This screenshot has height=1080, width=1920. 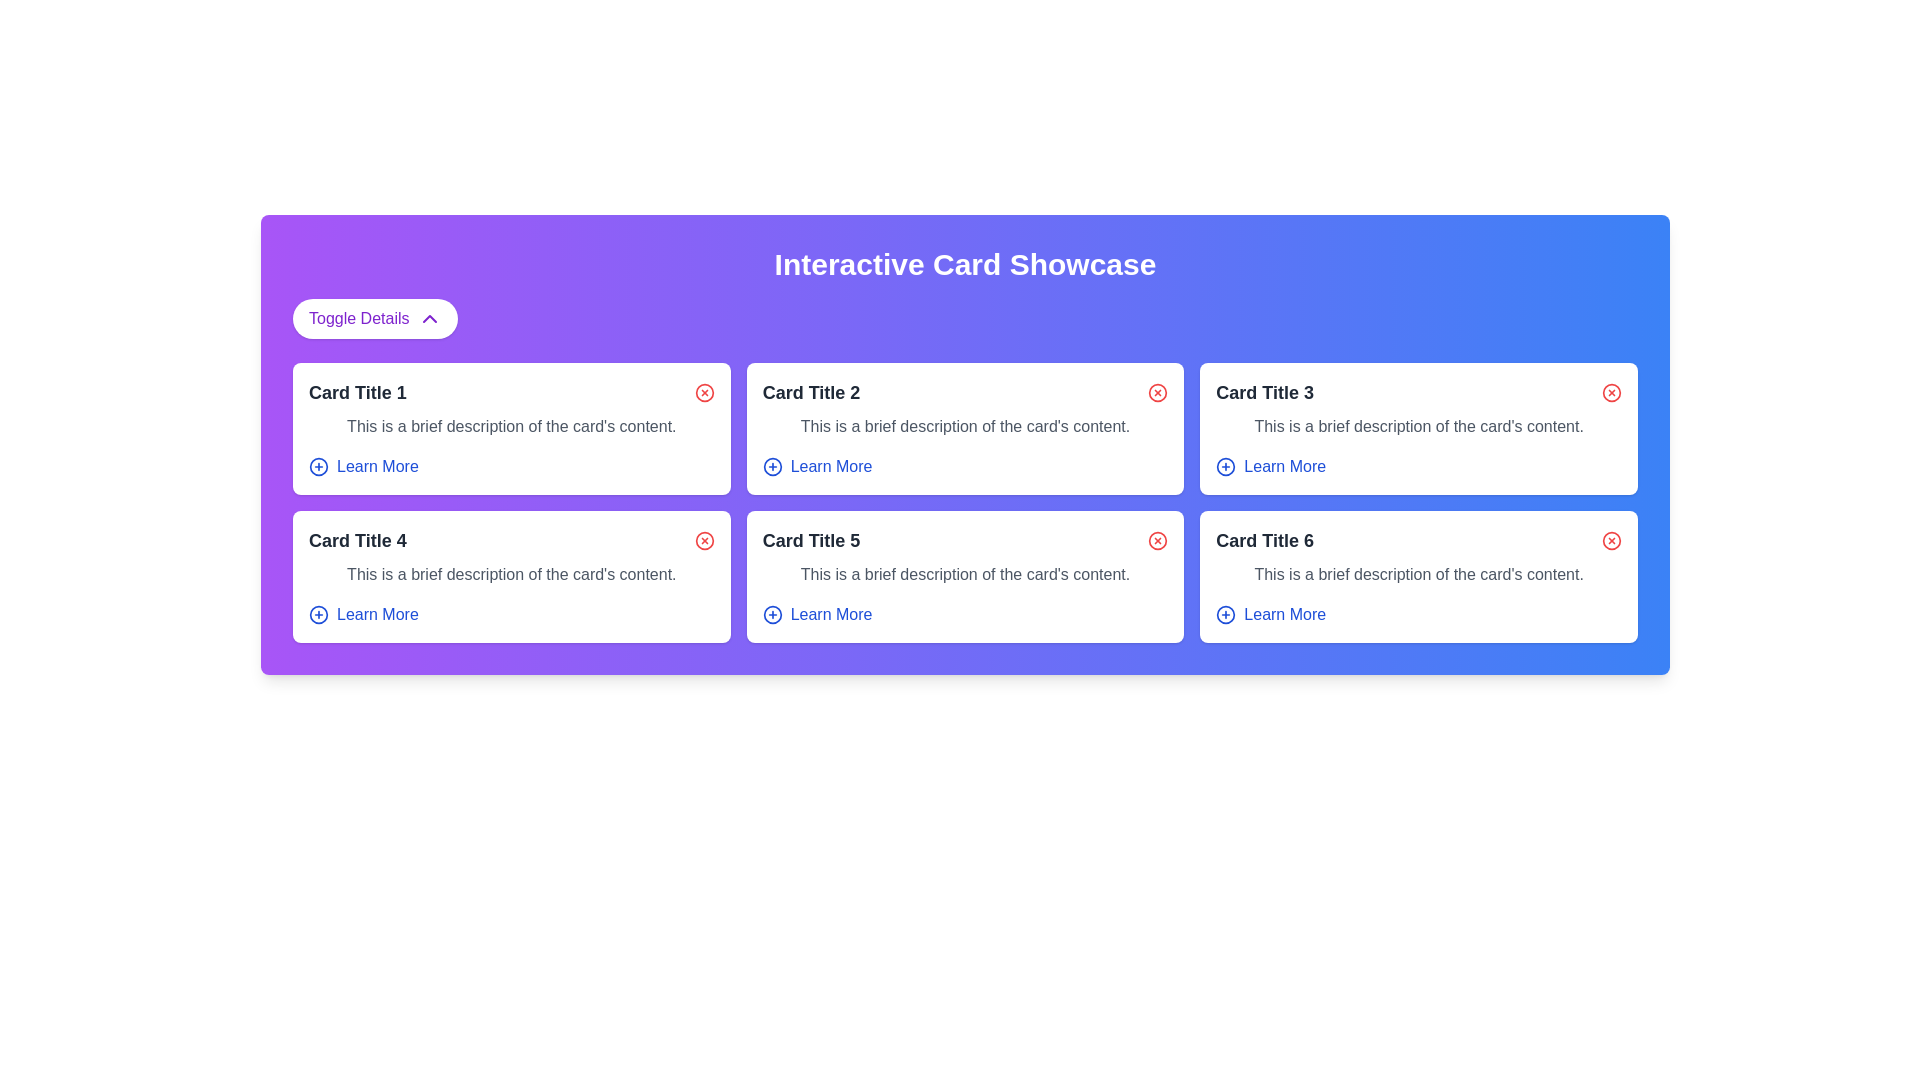 What do you see at coordinates (771, 466) in the screenshot?
I see `the circular graphic icon with a blue border and a plus symbol (+) inside it, located in the 'Learn More' section of 'Card Title 2'` at bounding box center [771, 466].